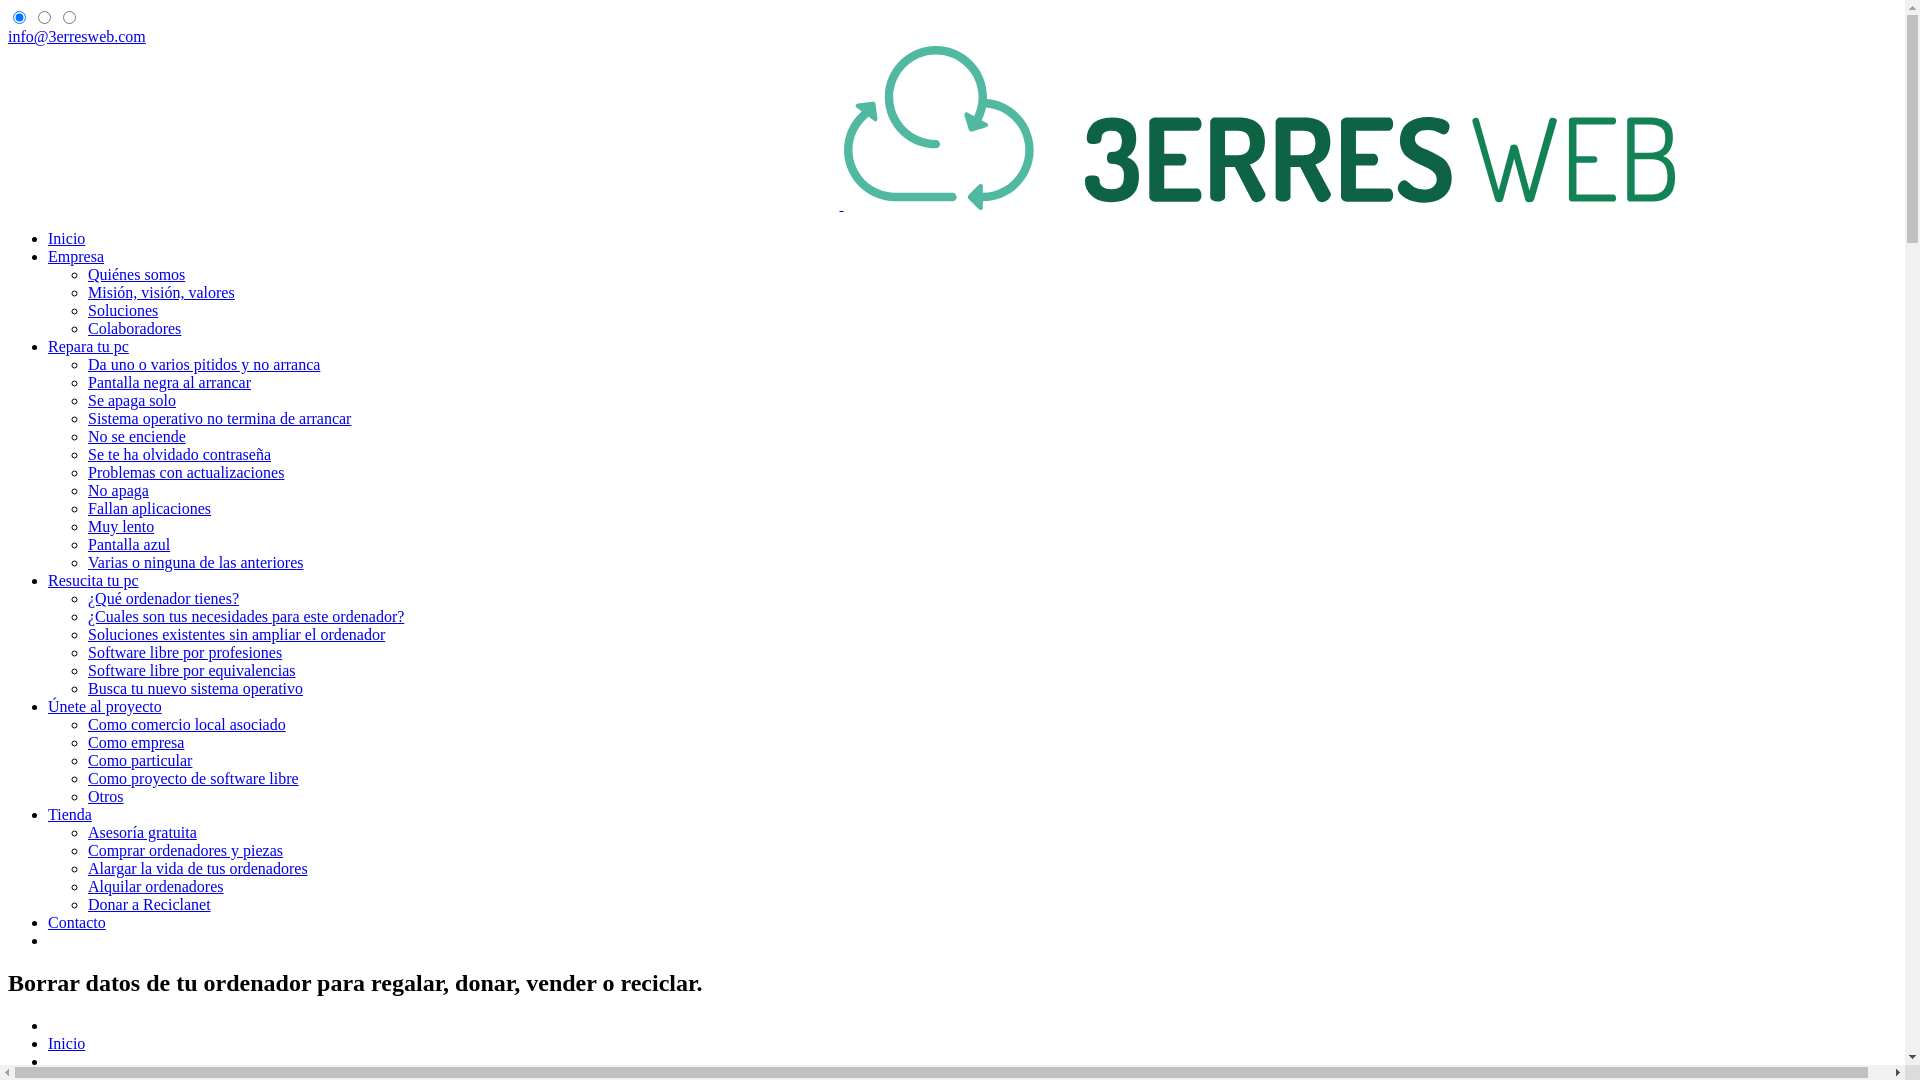 The image size is (1920, 1080). Describe the element at coordinates (185, 652) in the screenshot. I see `'Software libre por profesiones'` at that location.